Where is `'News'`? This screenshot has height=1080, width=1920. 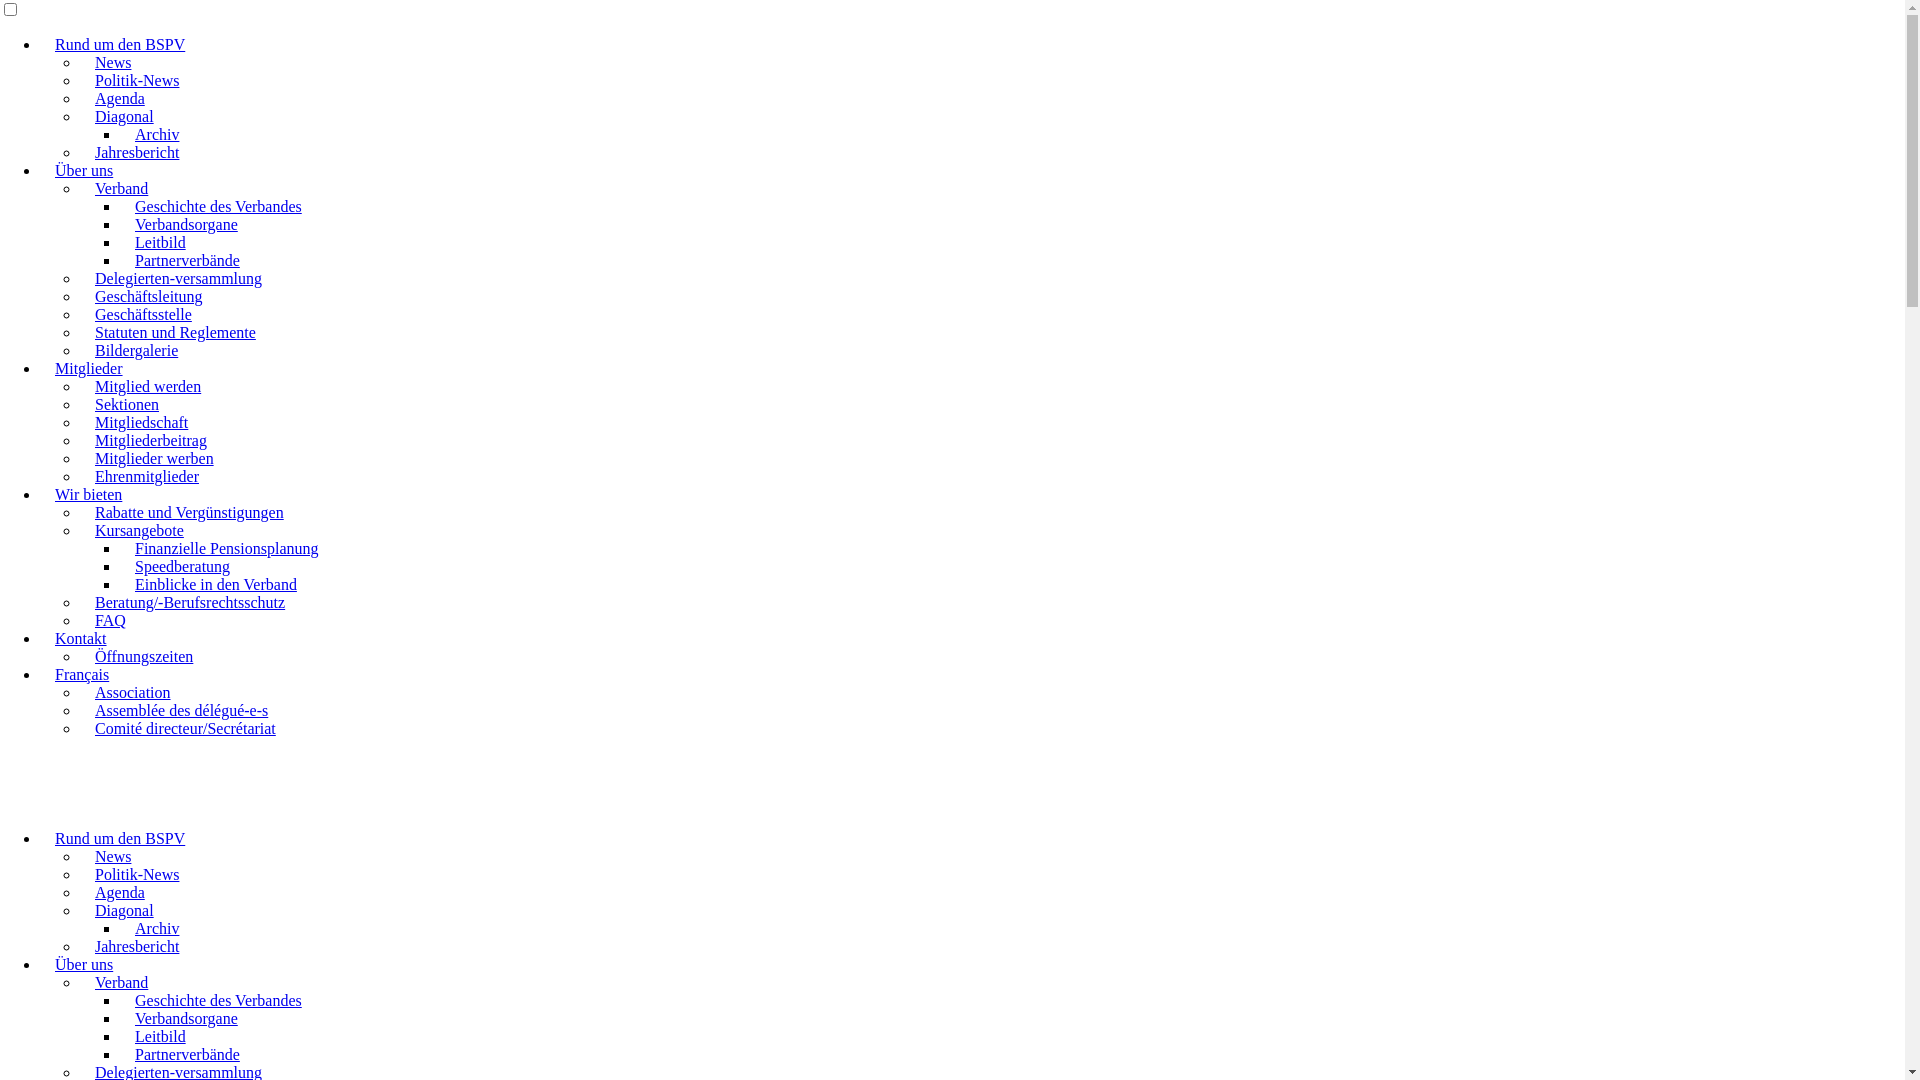
'News' is located at coordinates (112, 855).